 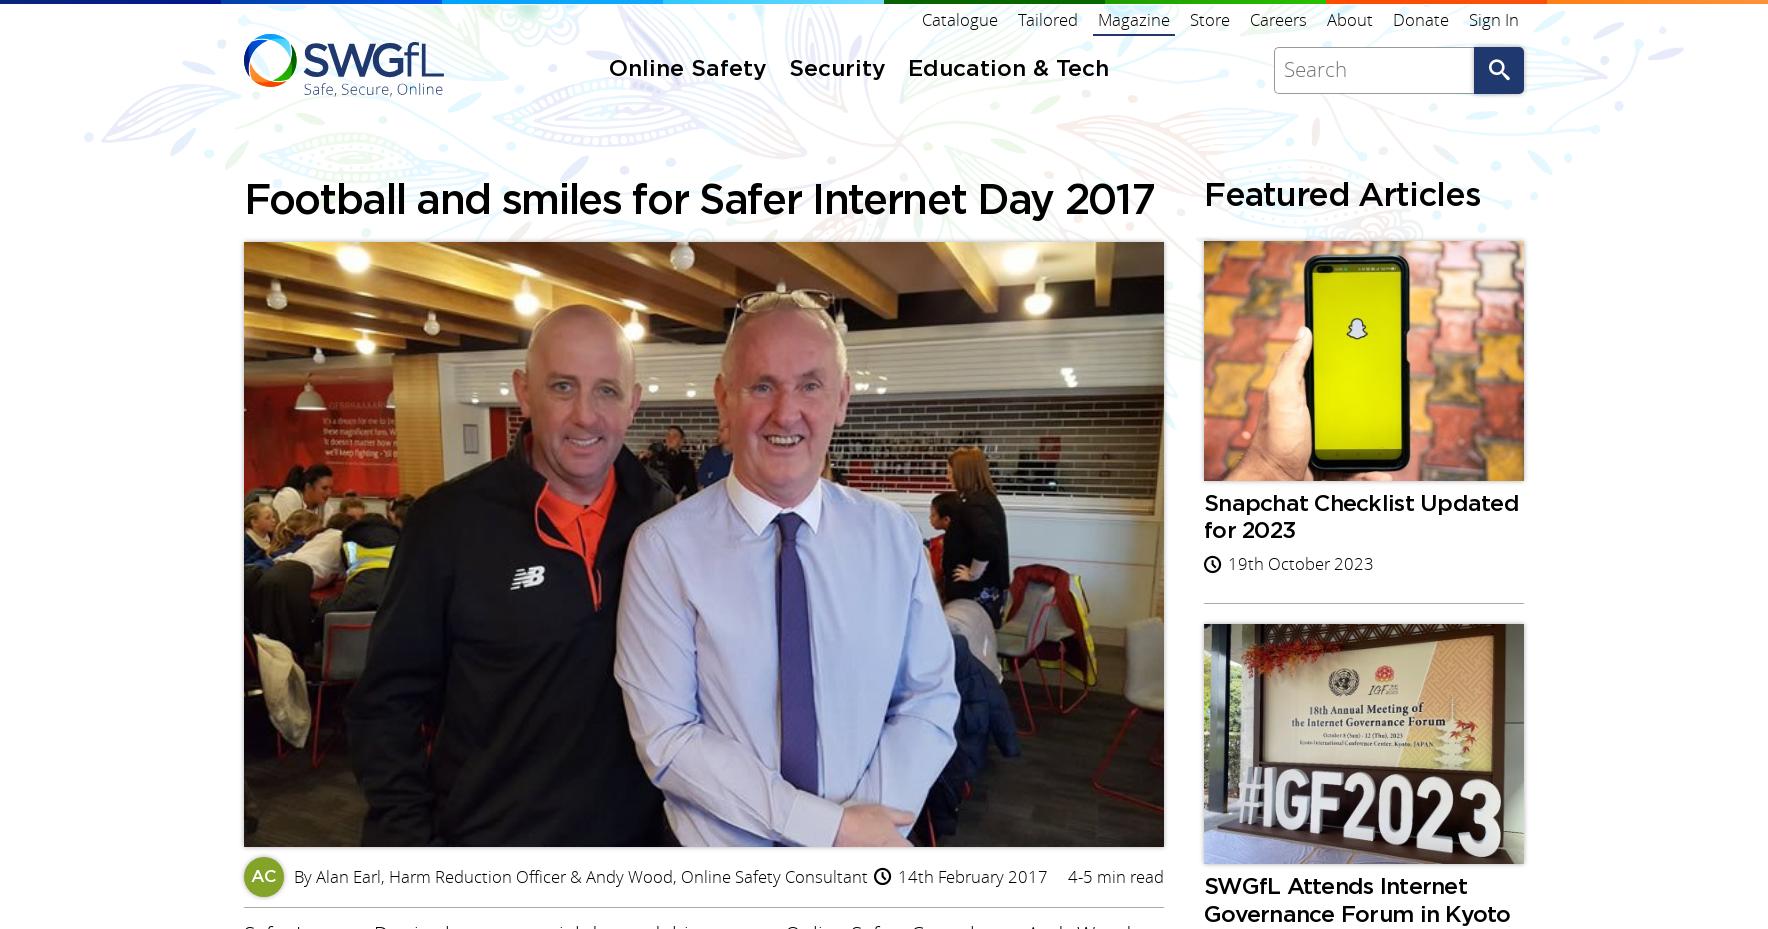 What do you see at coordinates (371, 248) in the screenshot?
I see `'Related Articles'` at bounding box center [371, 248].